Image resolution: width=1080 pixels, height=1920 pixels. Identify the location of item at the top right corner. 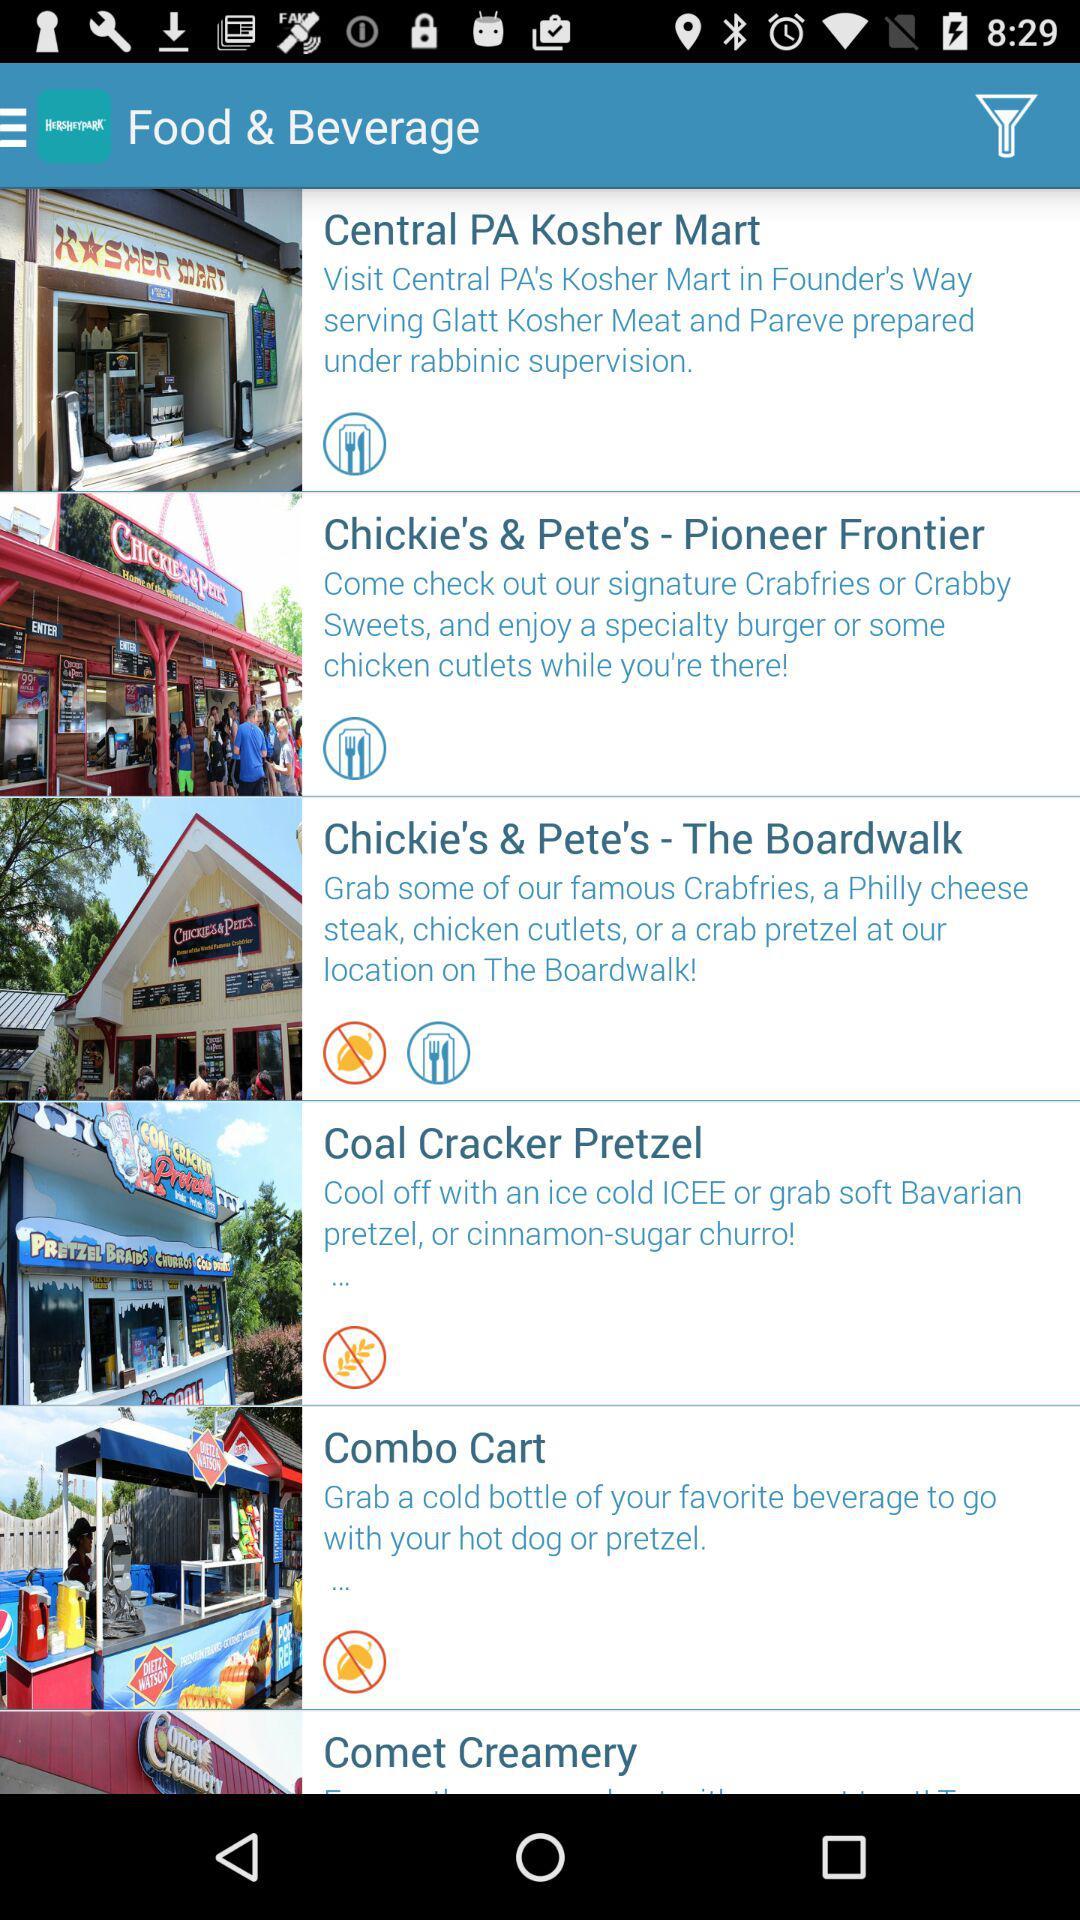
(1006, 124).